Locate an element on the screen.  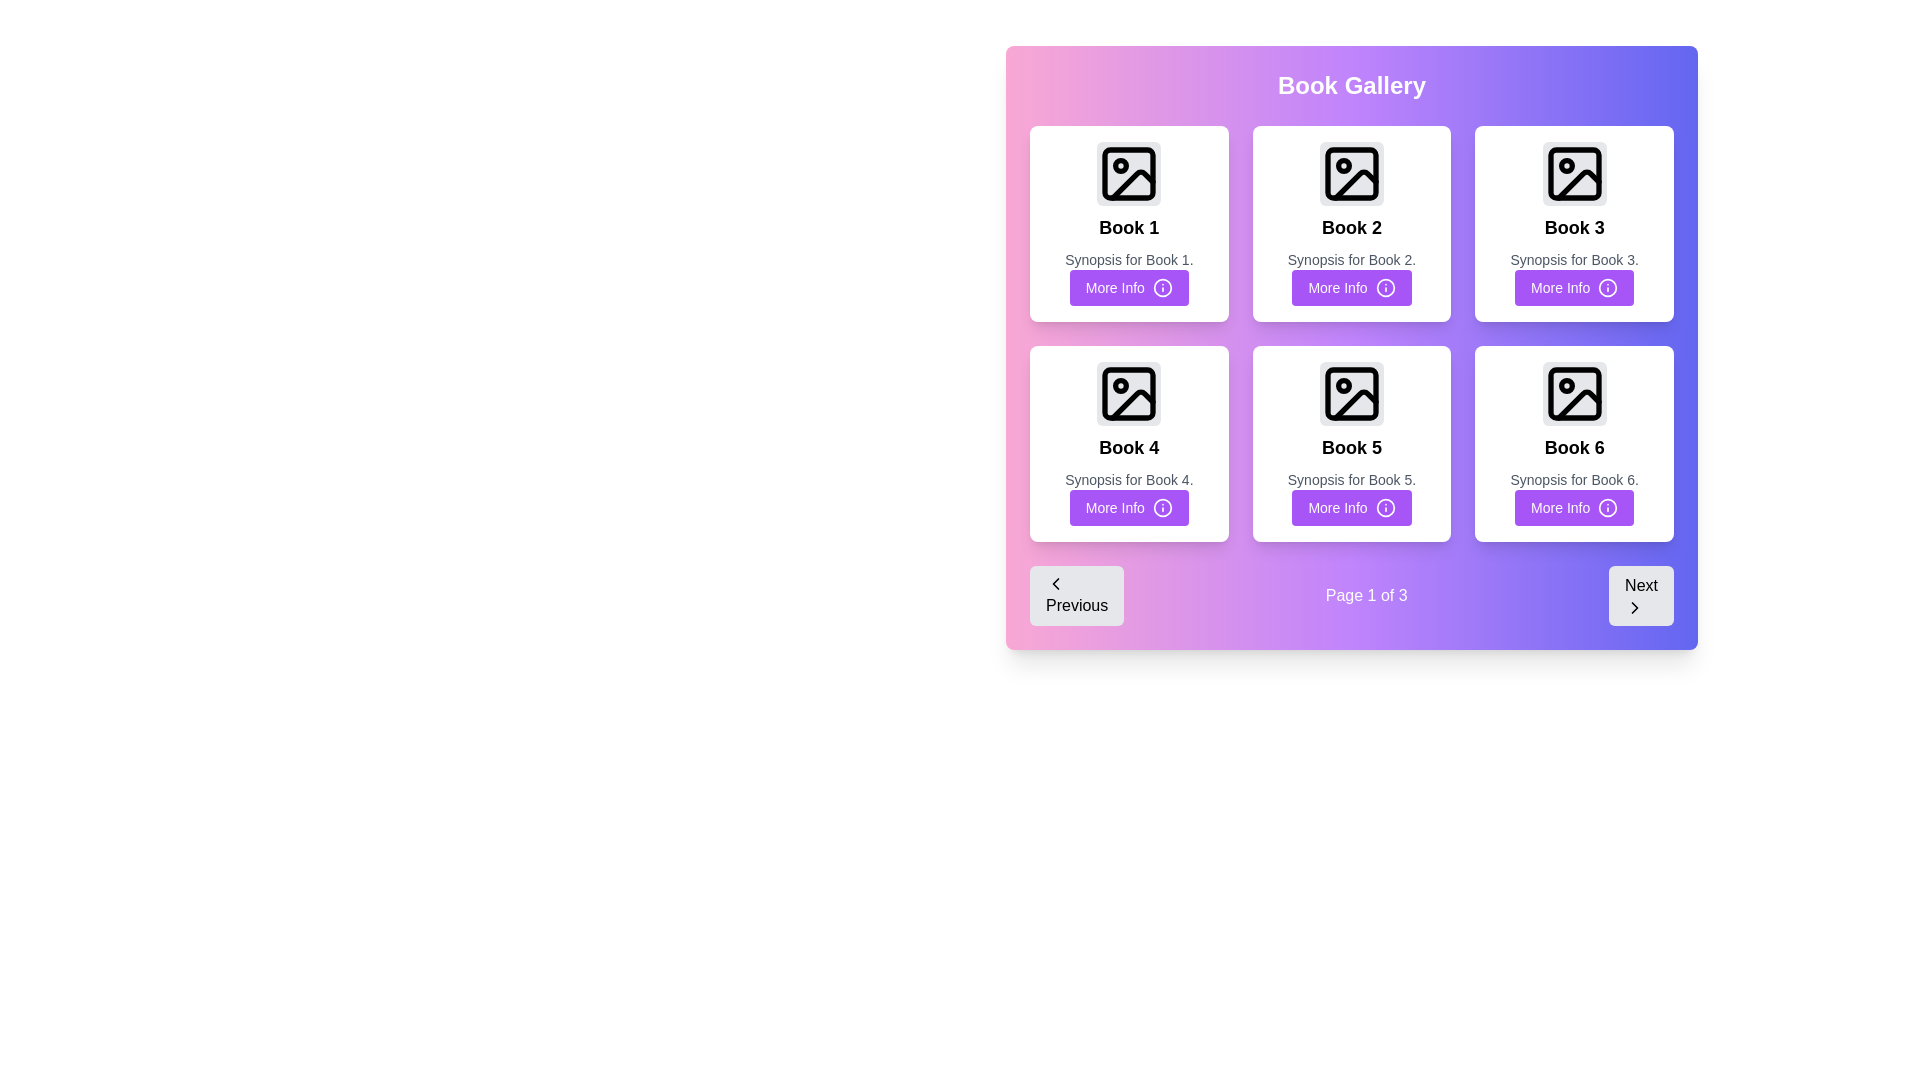
the text label that displays 'Book 5', which is styled in bold is located at coordinates (1352, 446).